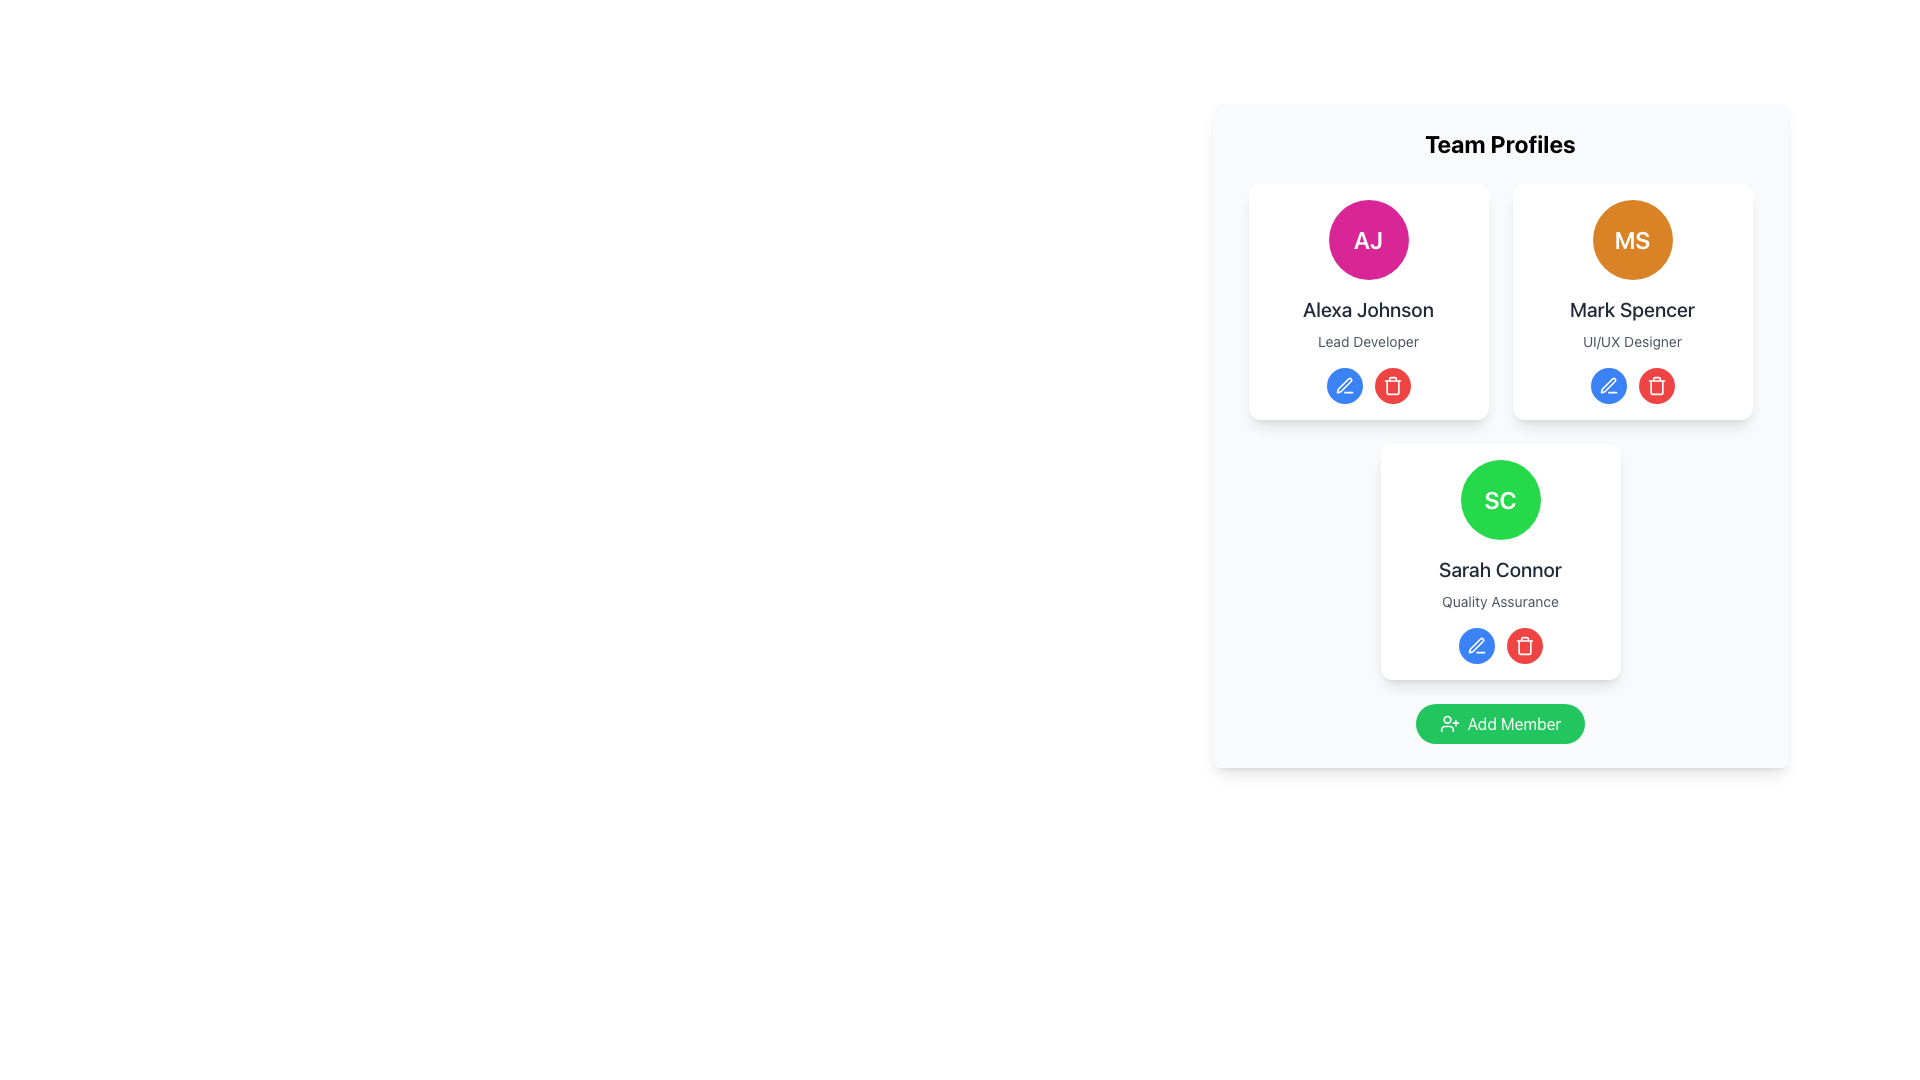  What do you see at coordinates (1608, 385) in the screenshot?
I see `the editing icon located below the orange circular avatar labeled 'Mark Spencer' in the second card of the grid layout to initiate editing` at bounding box center [1608, 385].